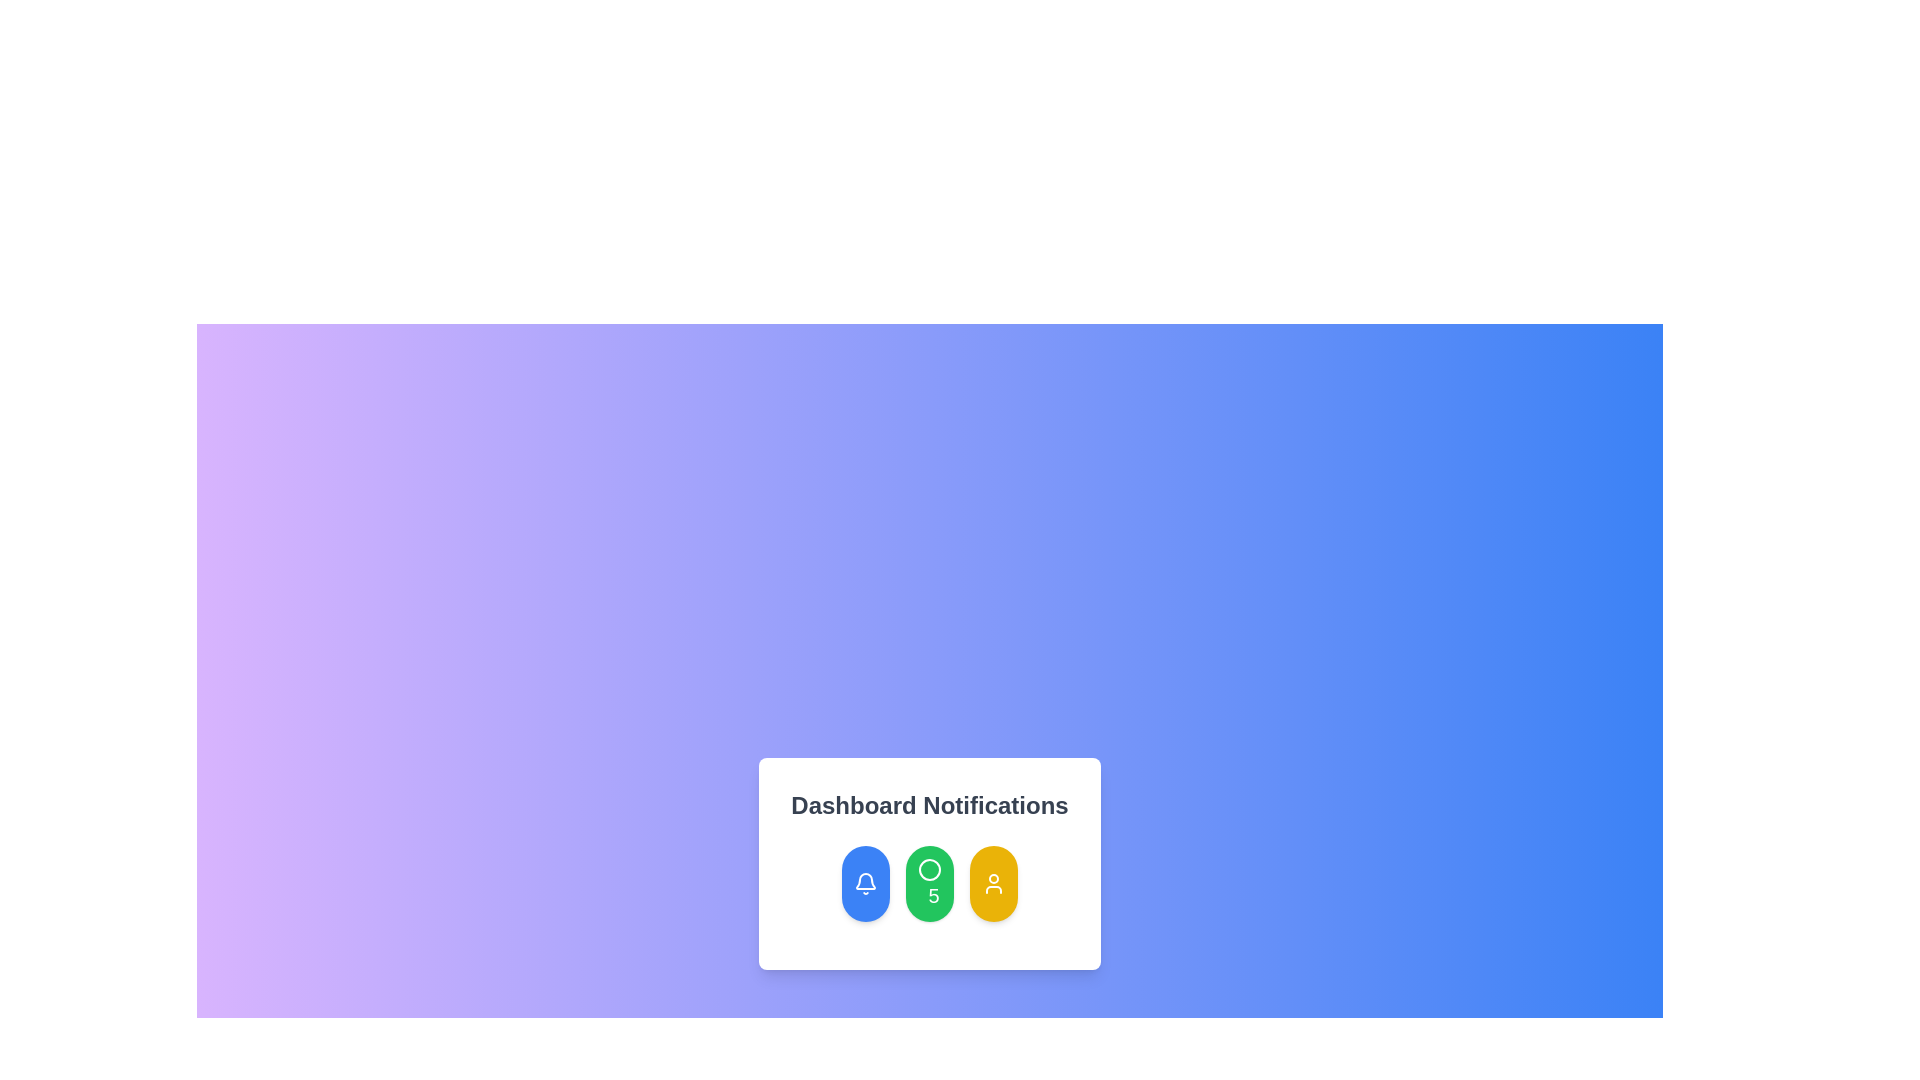 The height and width of the screenshot is (1080, 1920). I want to click on the circular button with a blue background and a white bell icon, so click(865, 882).